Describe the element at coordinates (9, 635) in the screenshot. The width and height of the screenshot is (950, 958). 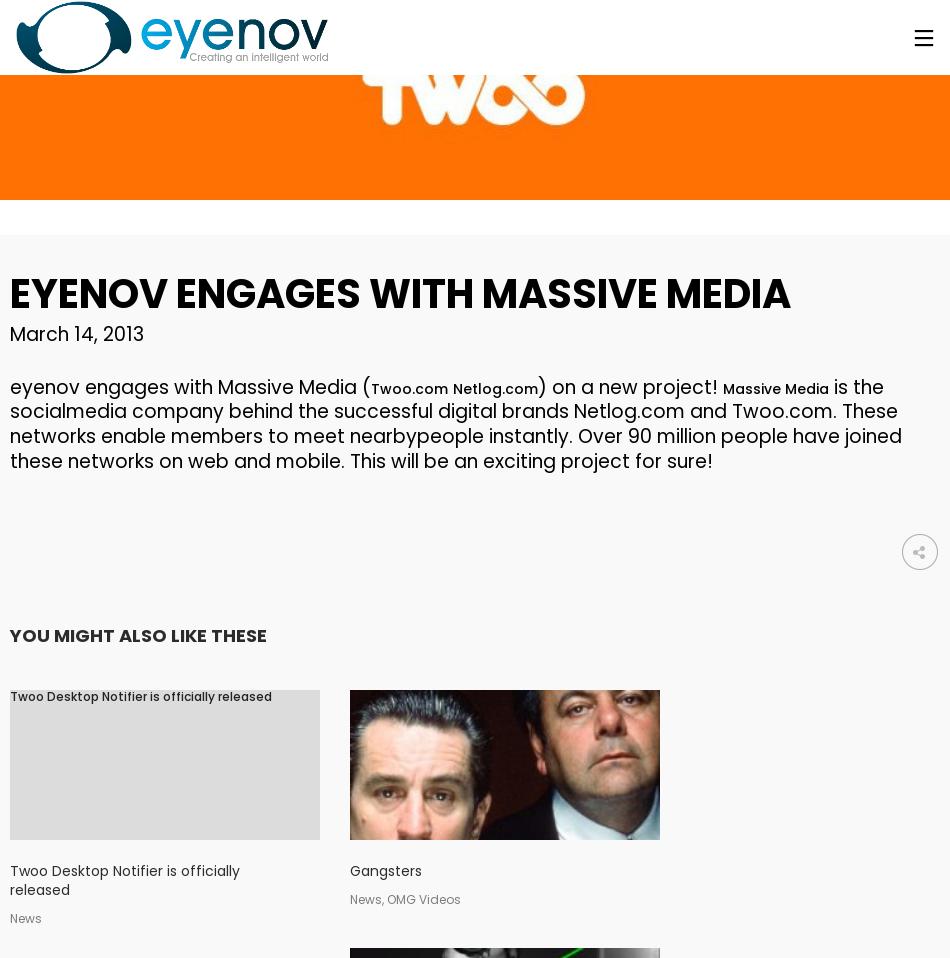
I see `'YOU MIGHT ALSO LIKE THESE'` at that location.